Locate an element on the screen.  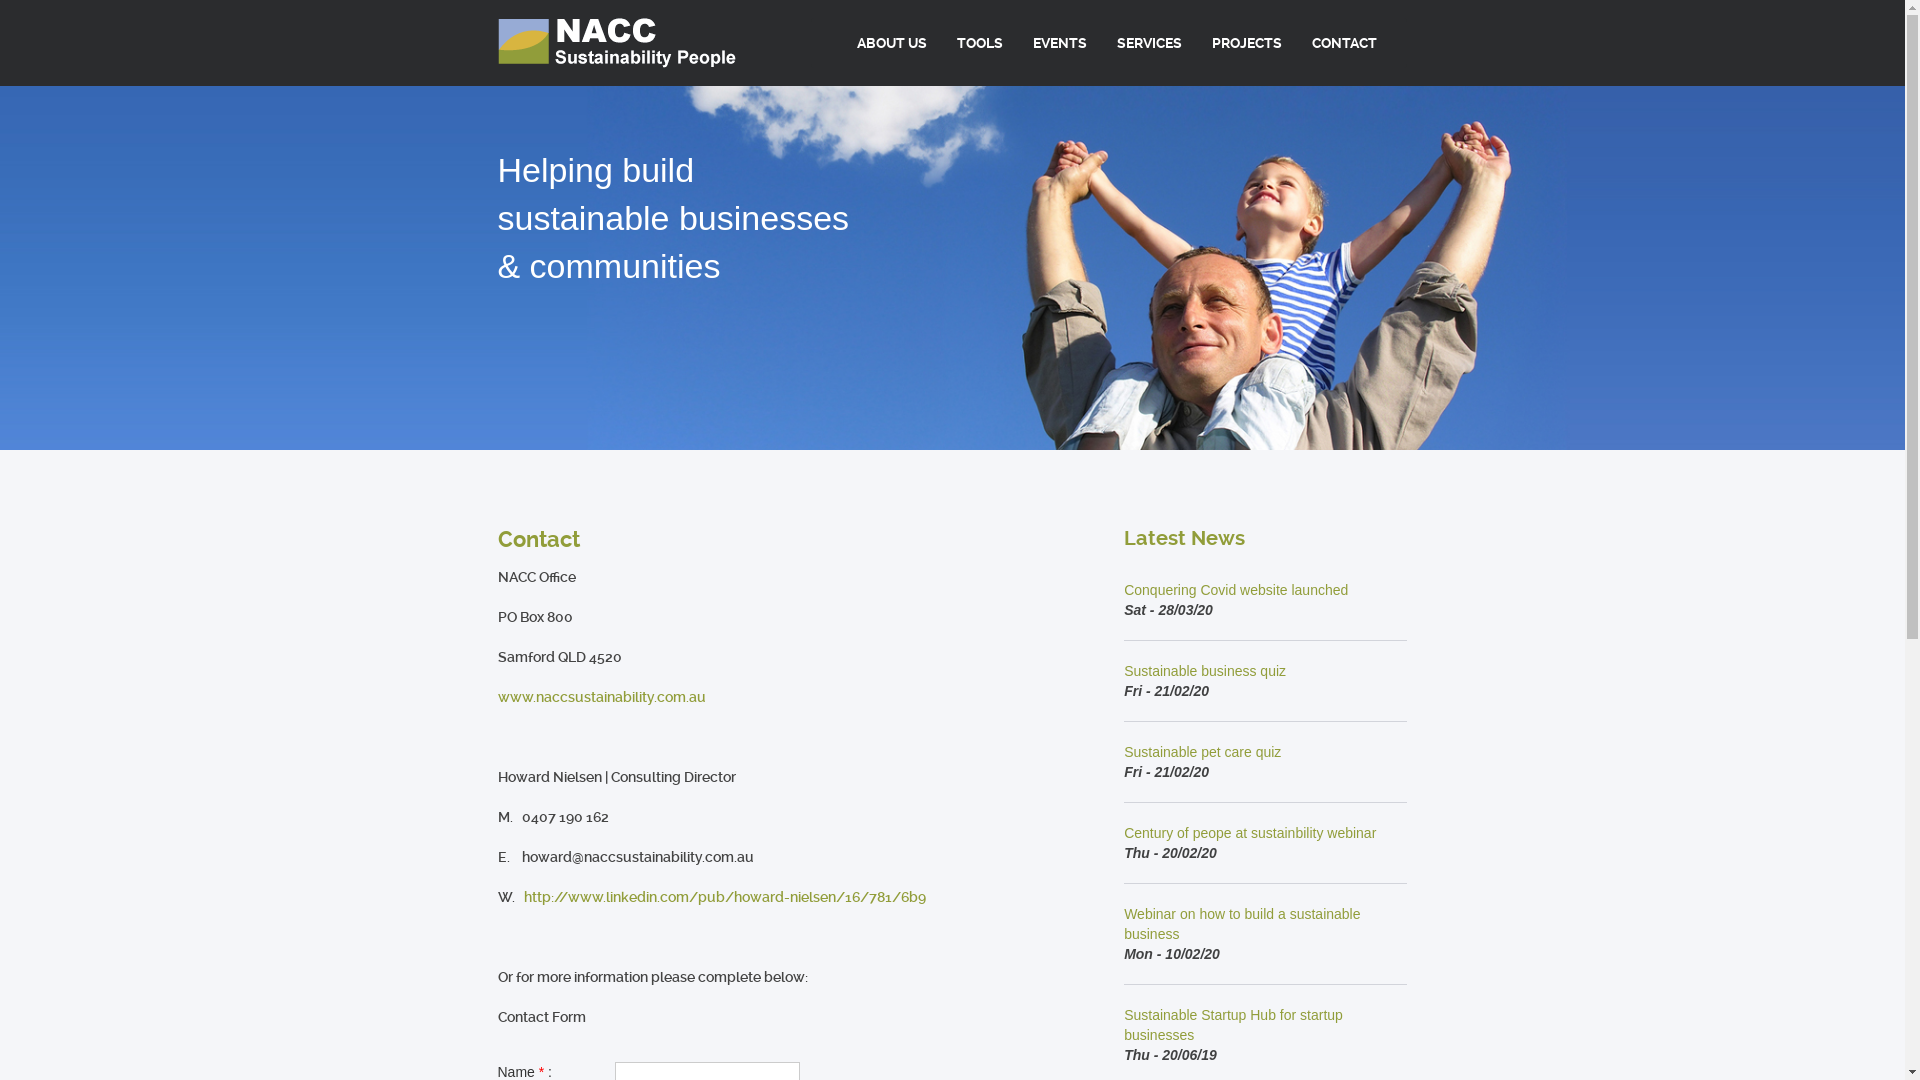
'ABOUT US' is located at coordinates (891, 42).